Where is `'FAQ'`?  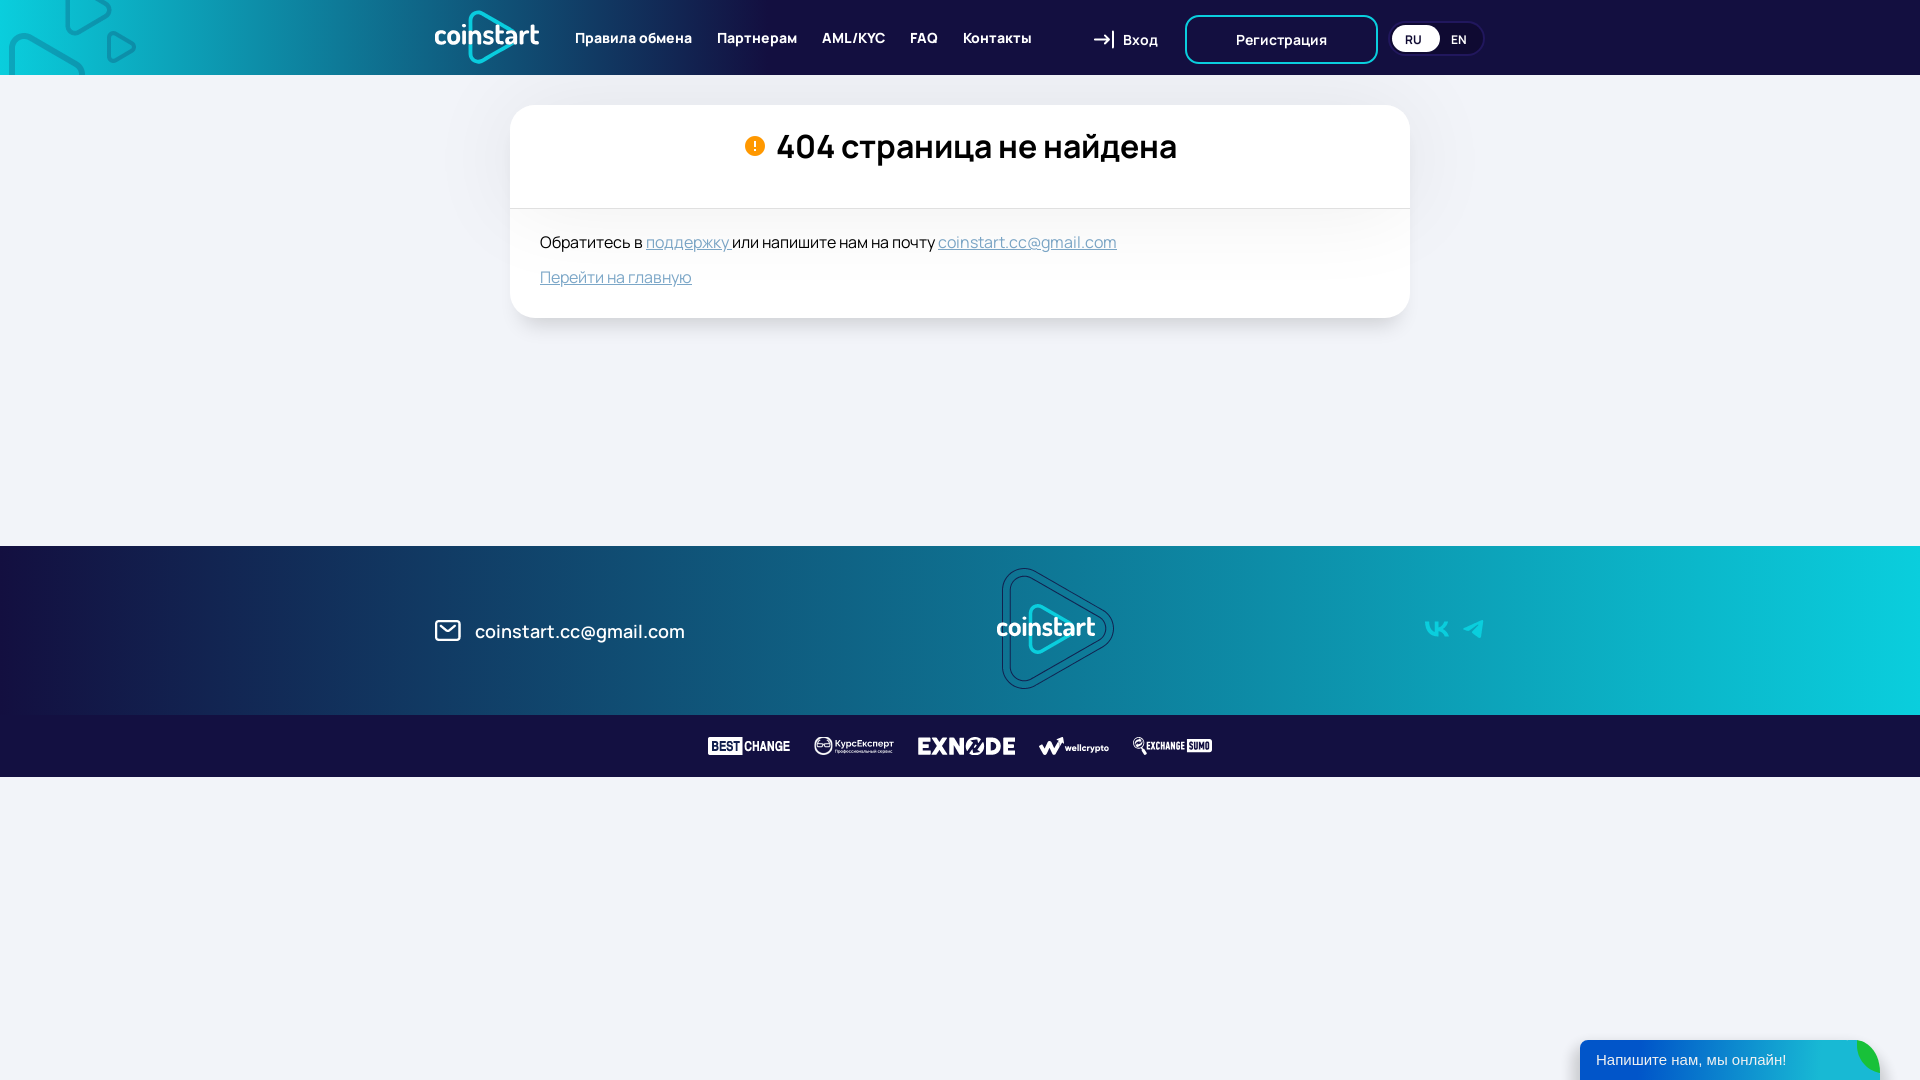
'FAQ' is located at coordinates (909, 37).